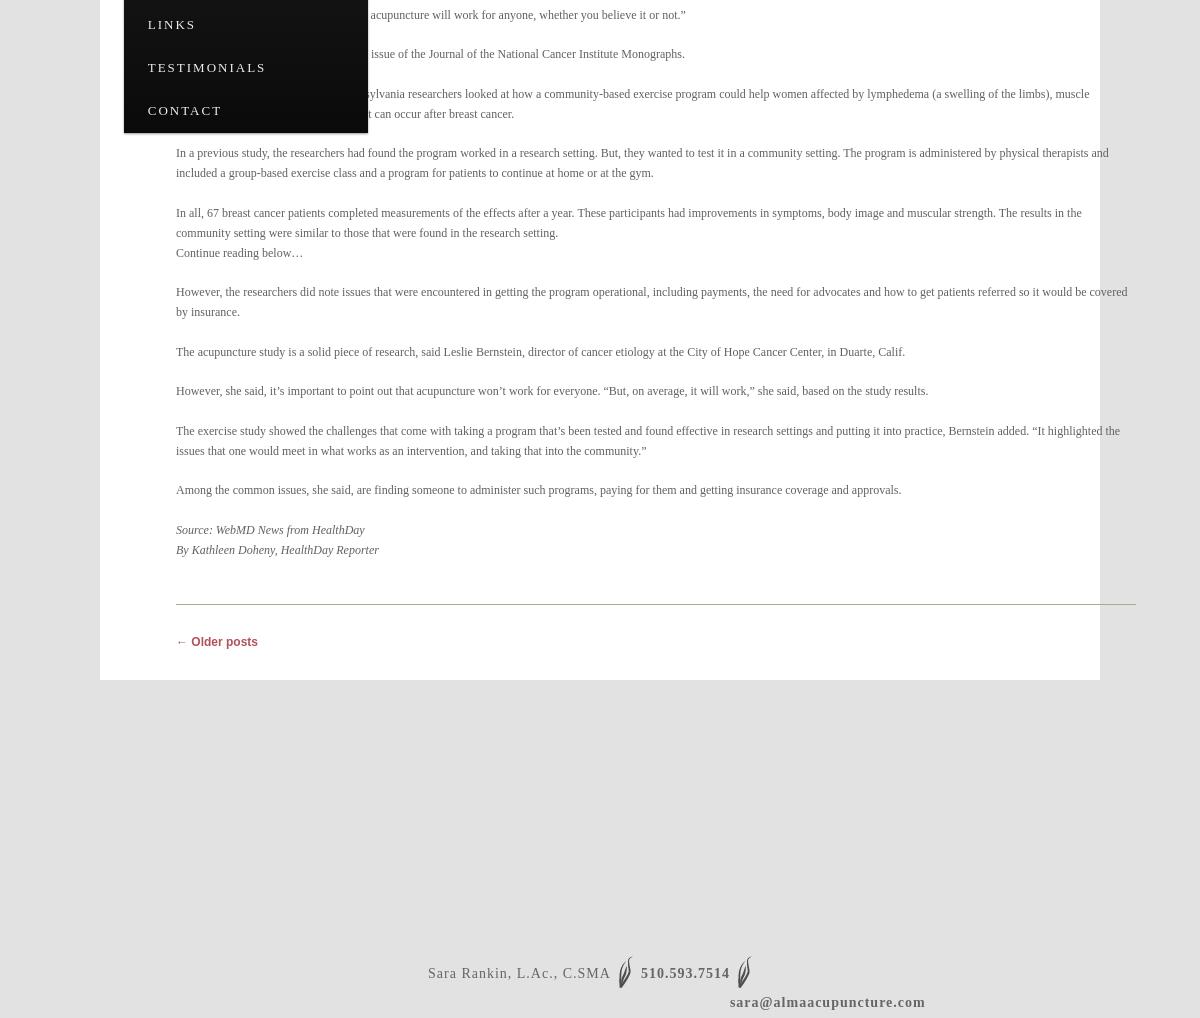 This screenshot has height=1018, width=1200. I want to click on 'What this means, Mao said, is that “real acupuncture will work for anyone, whether you believe it or not.”', so click(430, 13).